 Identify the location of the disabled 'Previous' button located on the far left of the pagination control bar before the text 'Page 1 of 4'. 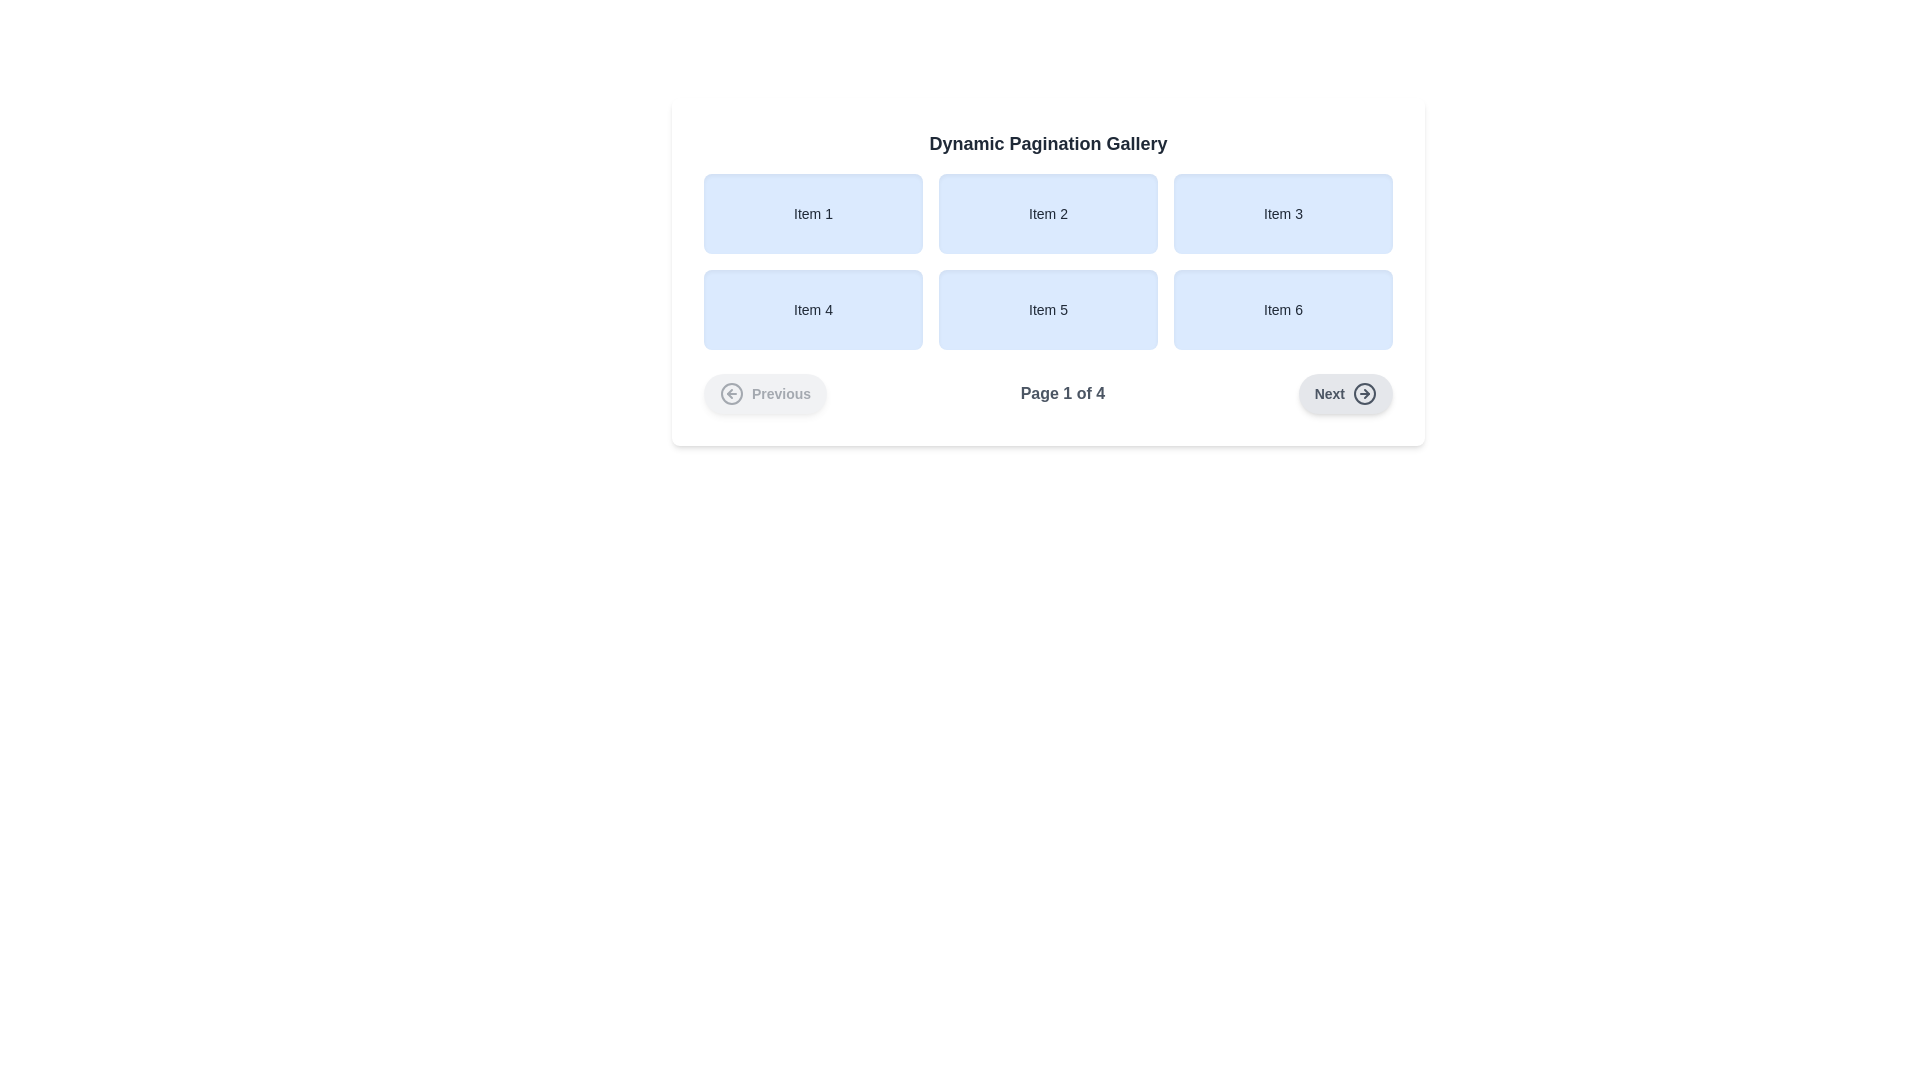
(764, 393).